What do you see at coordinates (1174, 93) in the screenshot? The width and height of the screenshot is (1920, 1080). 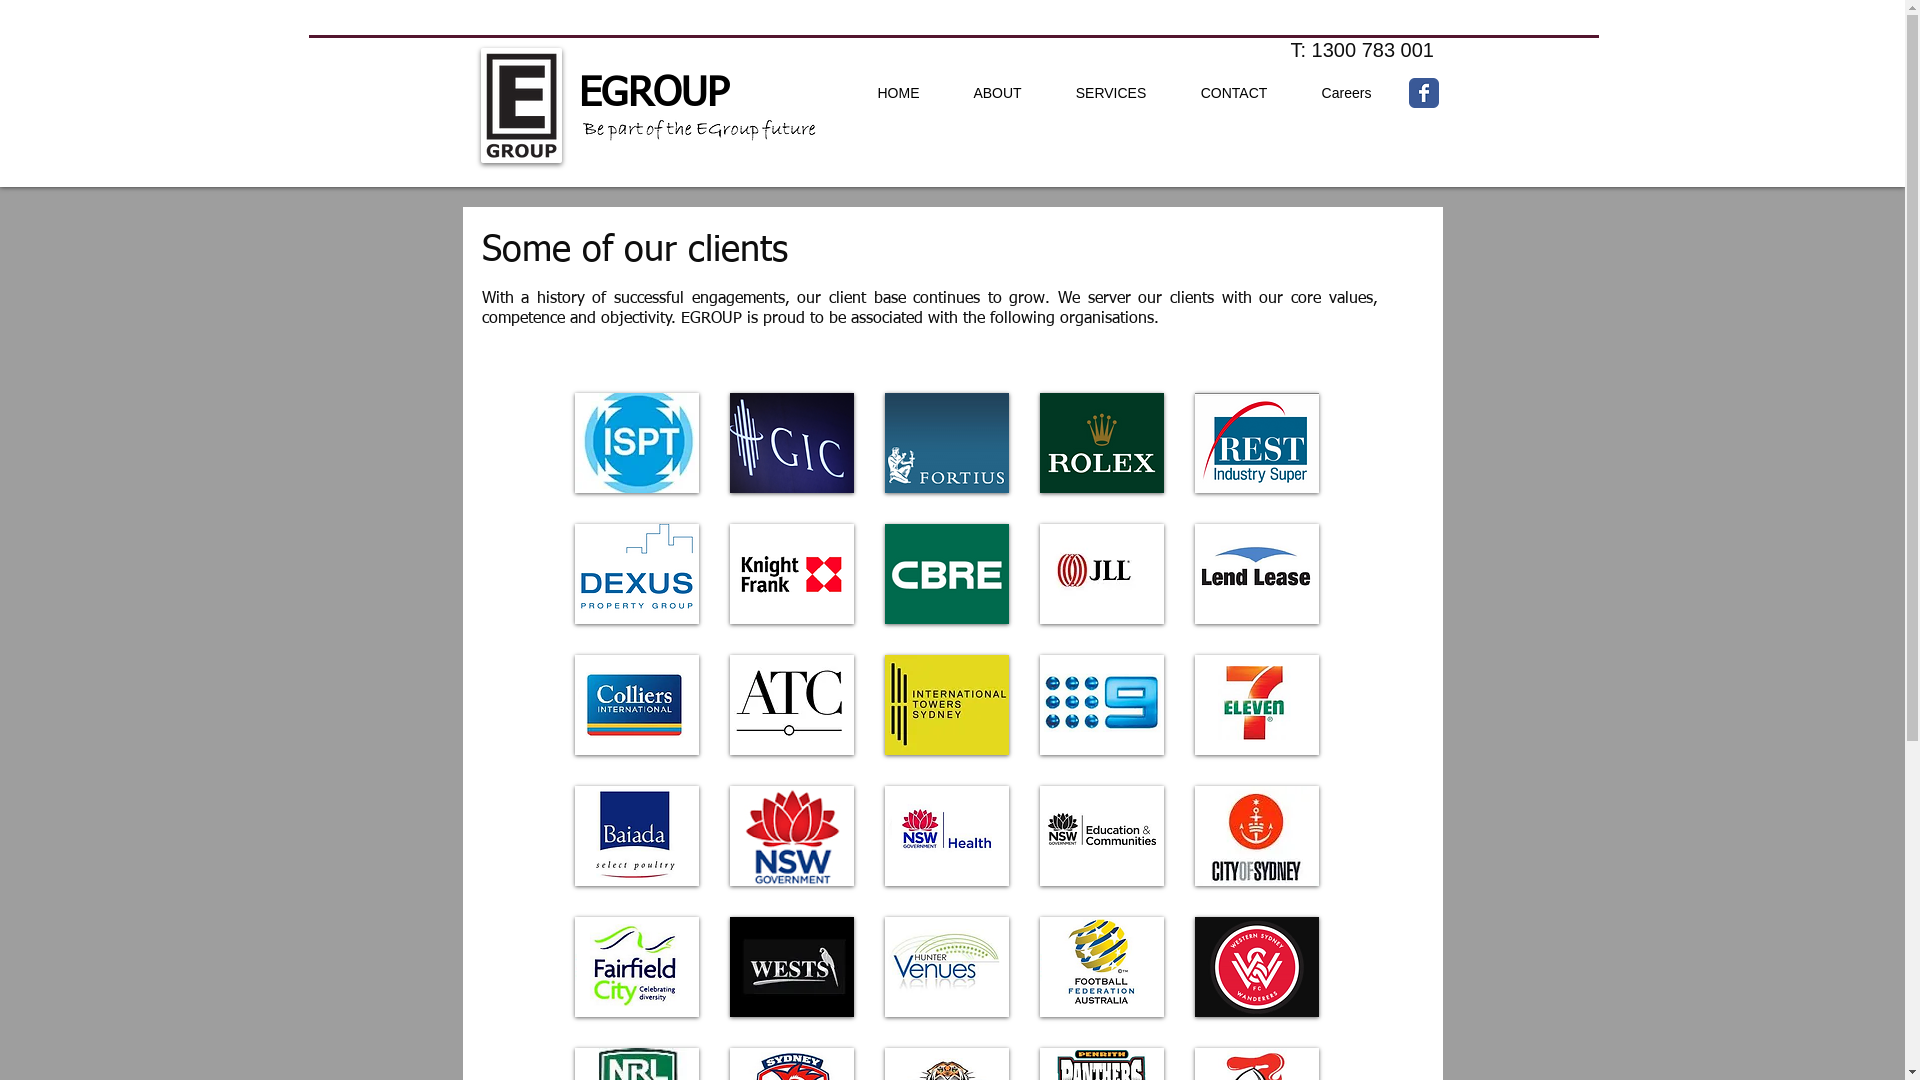 I see `'CONTACT'` at bounding box center [1174, 93].